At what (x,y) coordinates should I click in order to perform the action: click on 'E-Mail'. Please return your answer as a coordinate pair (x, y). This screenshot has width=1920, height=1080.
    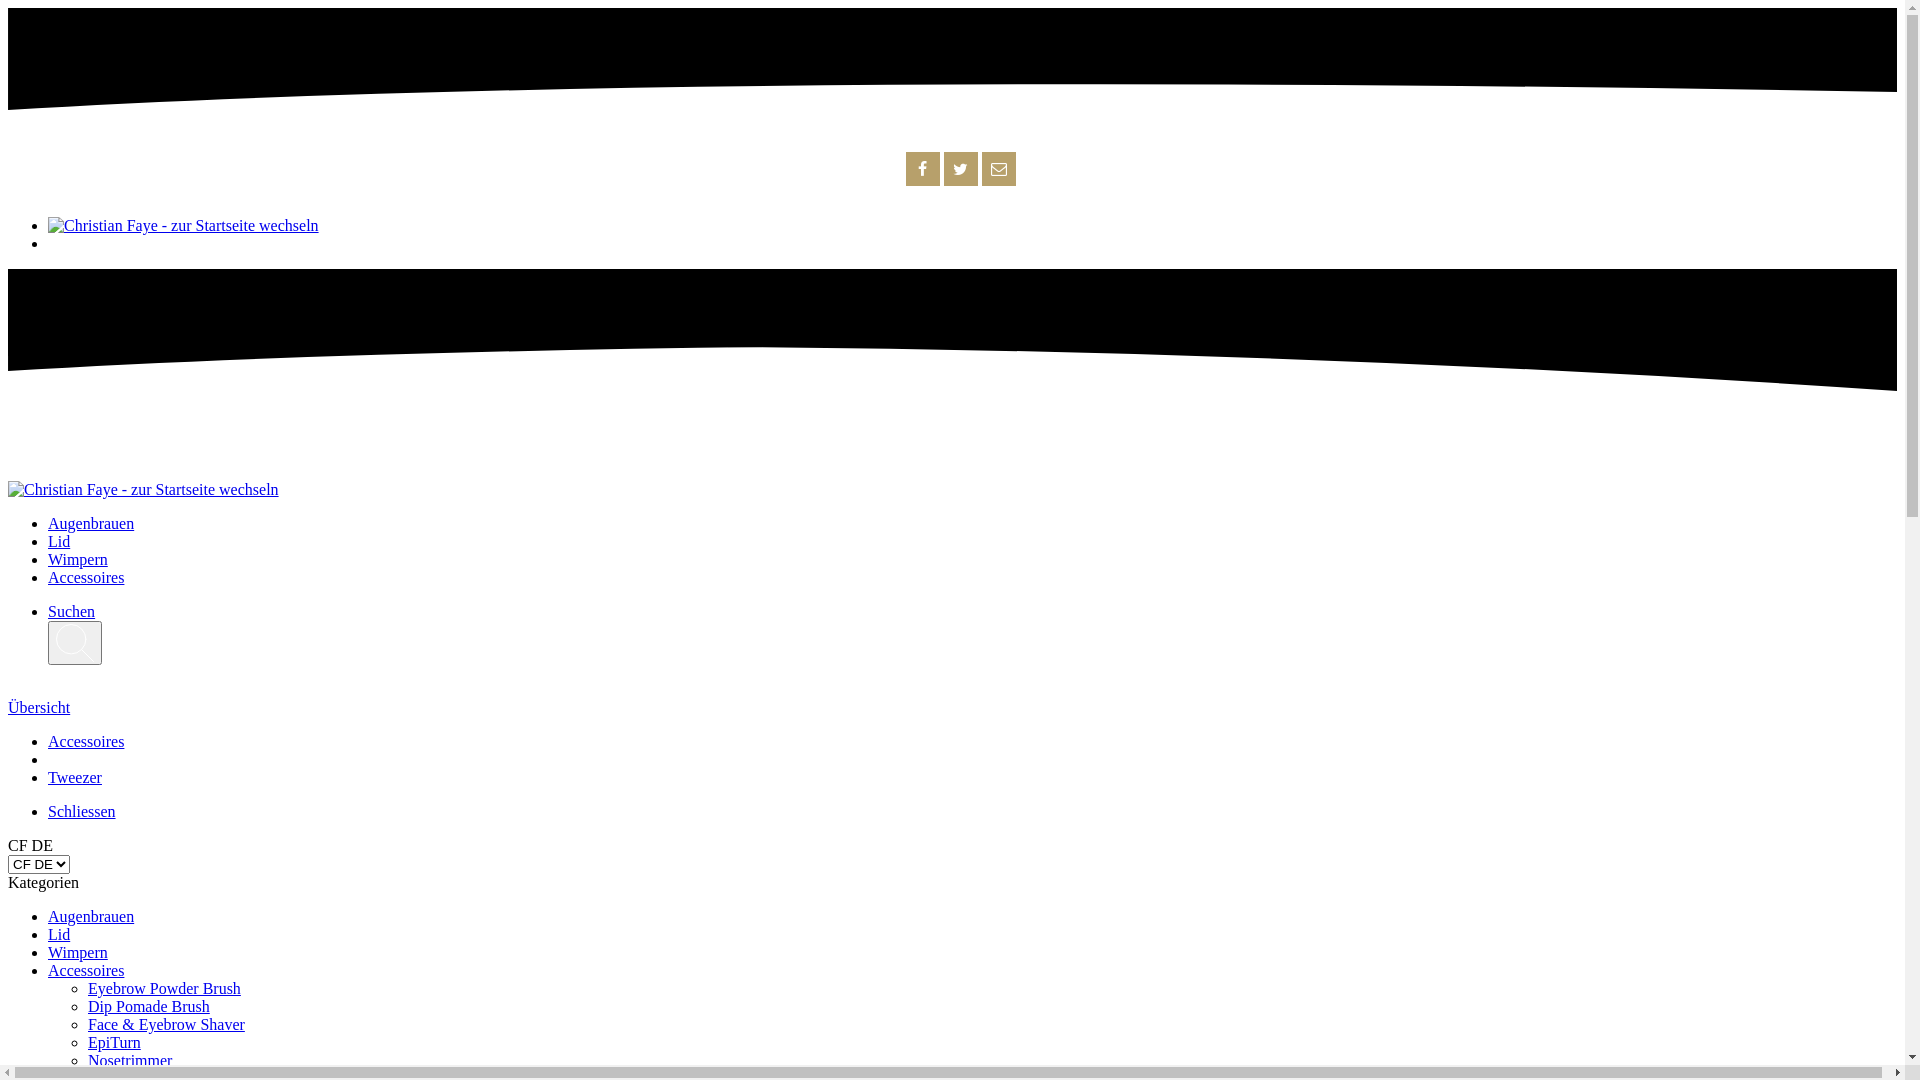
    Looking at the image, I should click on (998, 168).